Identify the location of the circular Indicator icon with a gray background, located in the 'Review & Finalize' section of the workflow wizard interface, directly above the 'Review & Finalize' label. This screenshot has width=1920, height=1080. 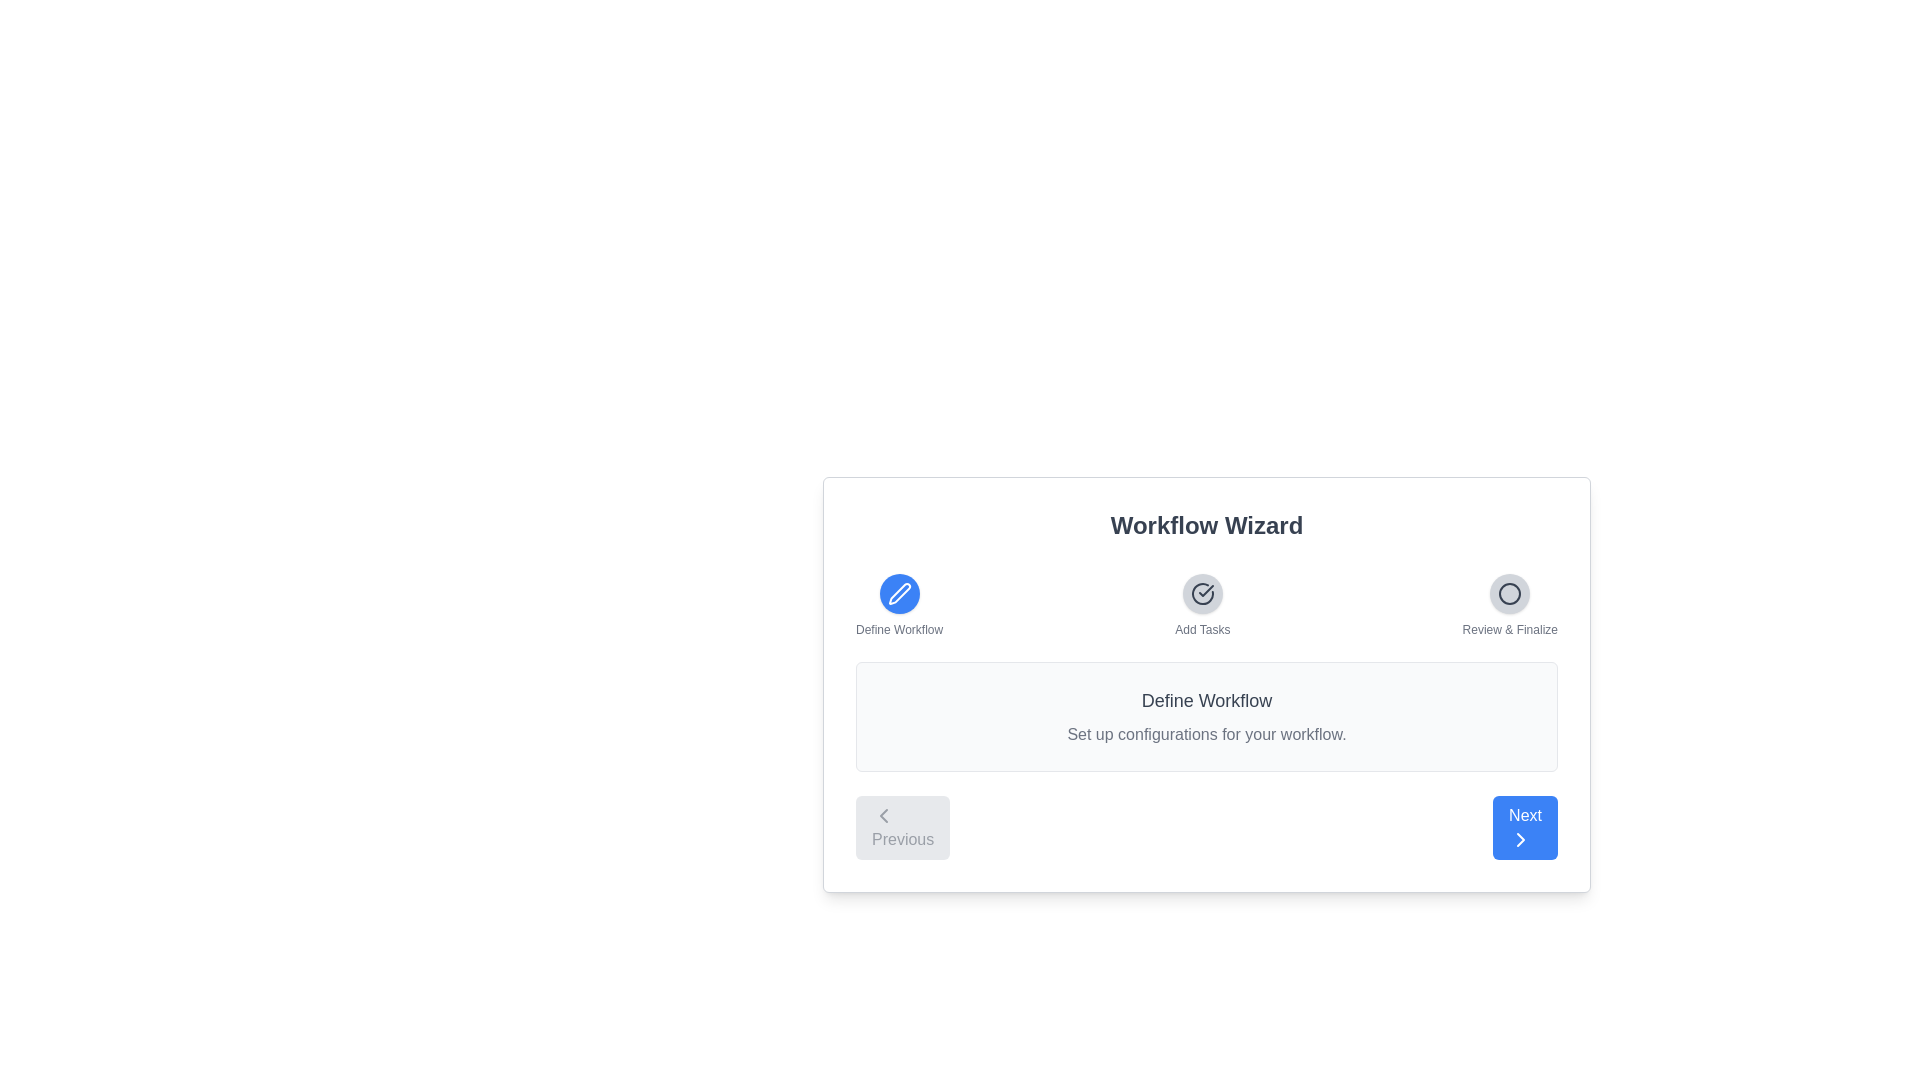
(1510, 593).